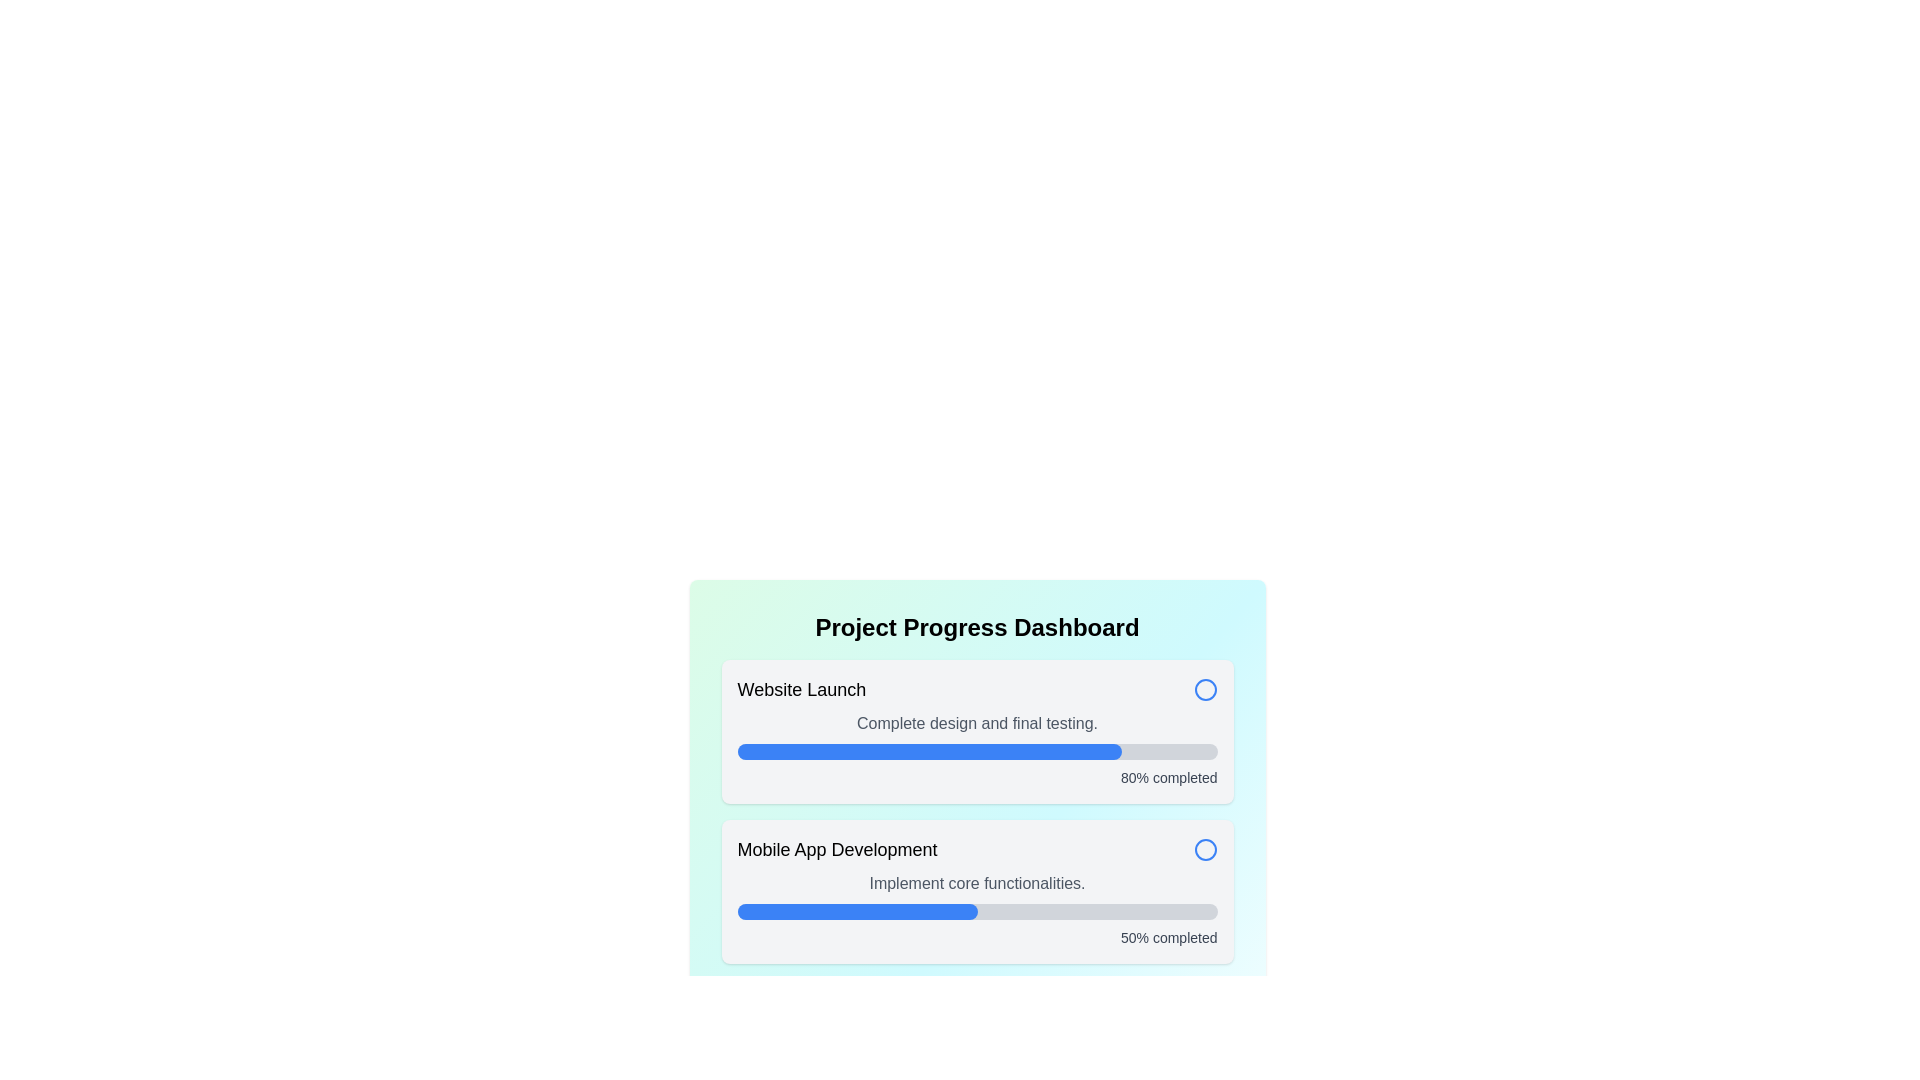 This screenshot has height=1080, width=1920. What do you see at coordinates (977, 882) in the screenshot?
I see `text label that displays 'Implement core functionalities.' which is styled in a medium-sized, gray font and is located within the progress tracker card for the 'Mobile App Development' task` at bounding box center [977, 882].